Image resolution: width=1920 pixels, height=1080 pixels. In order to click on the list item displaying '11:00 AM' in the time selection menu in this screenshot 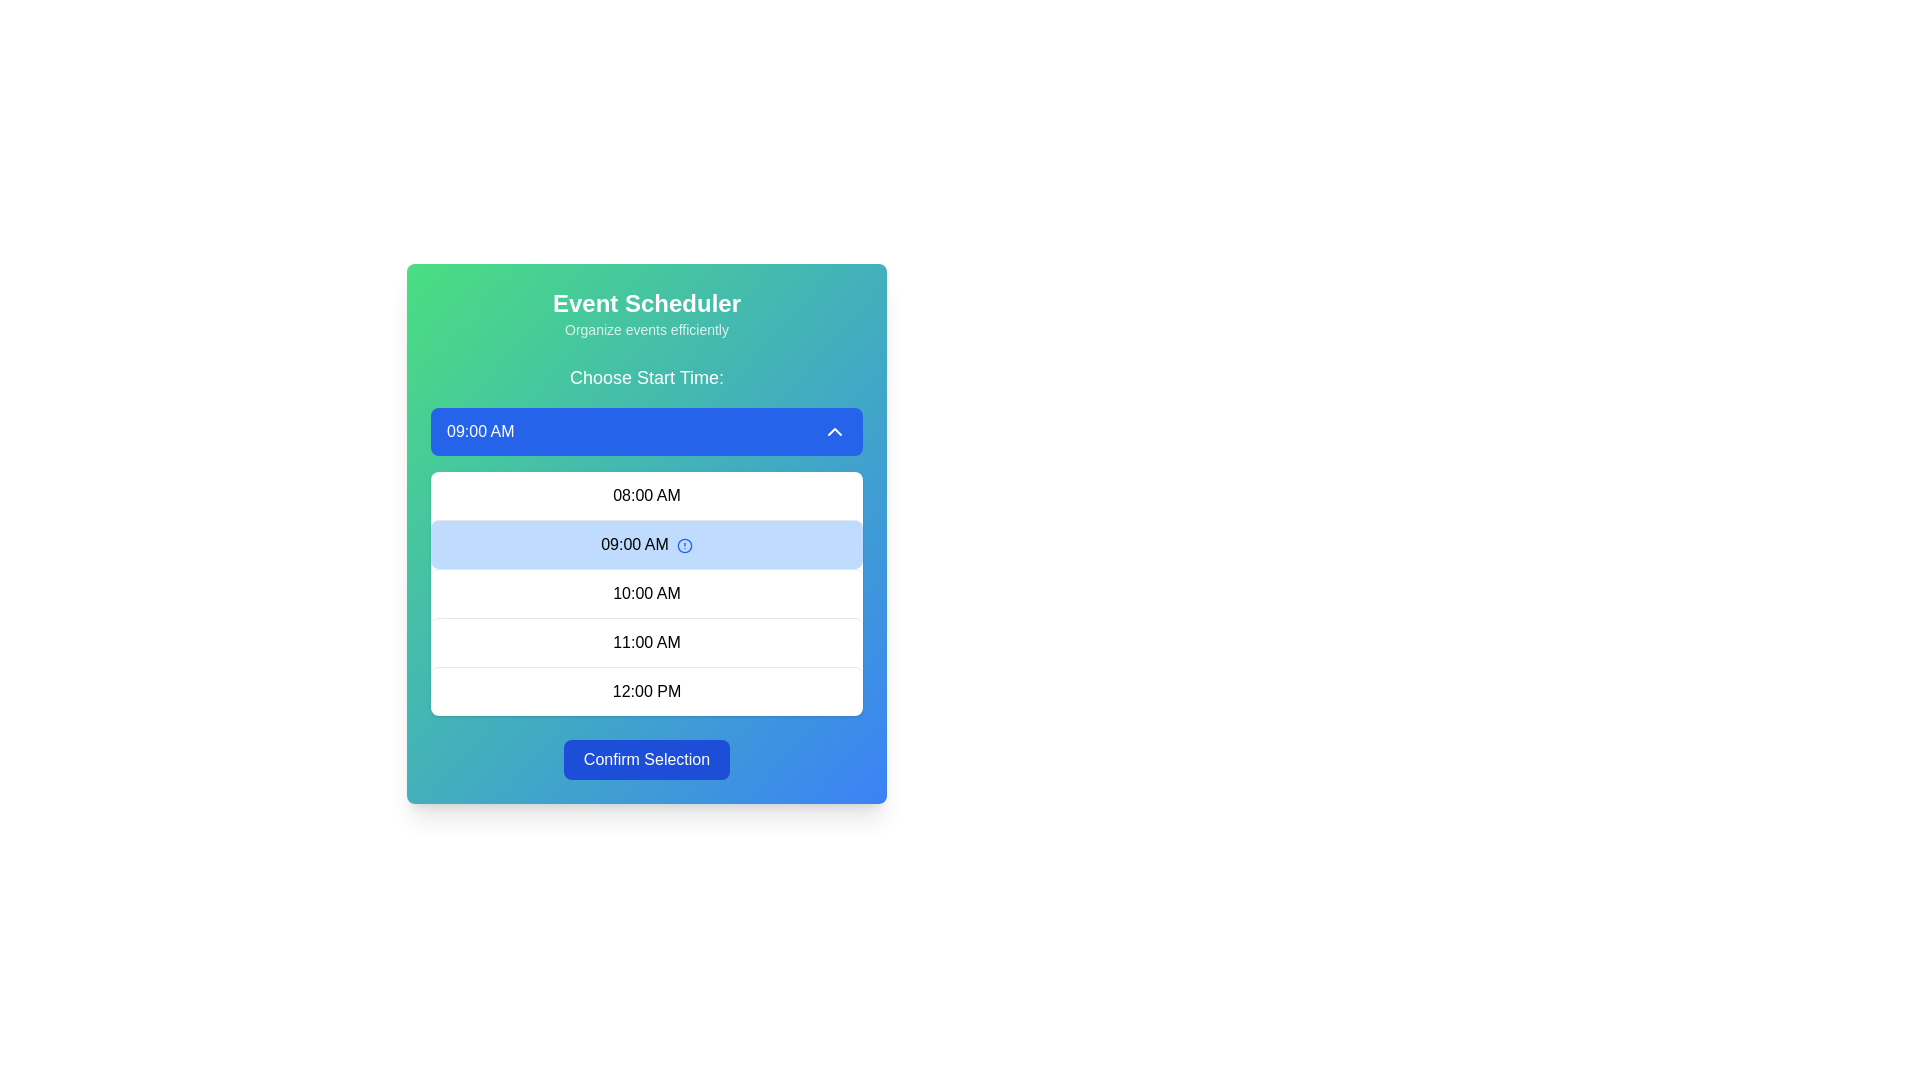, I will do `click(647, 642)`.